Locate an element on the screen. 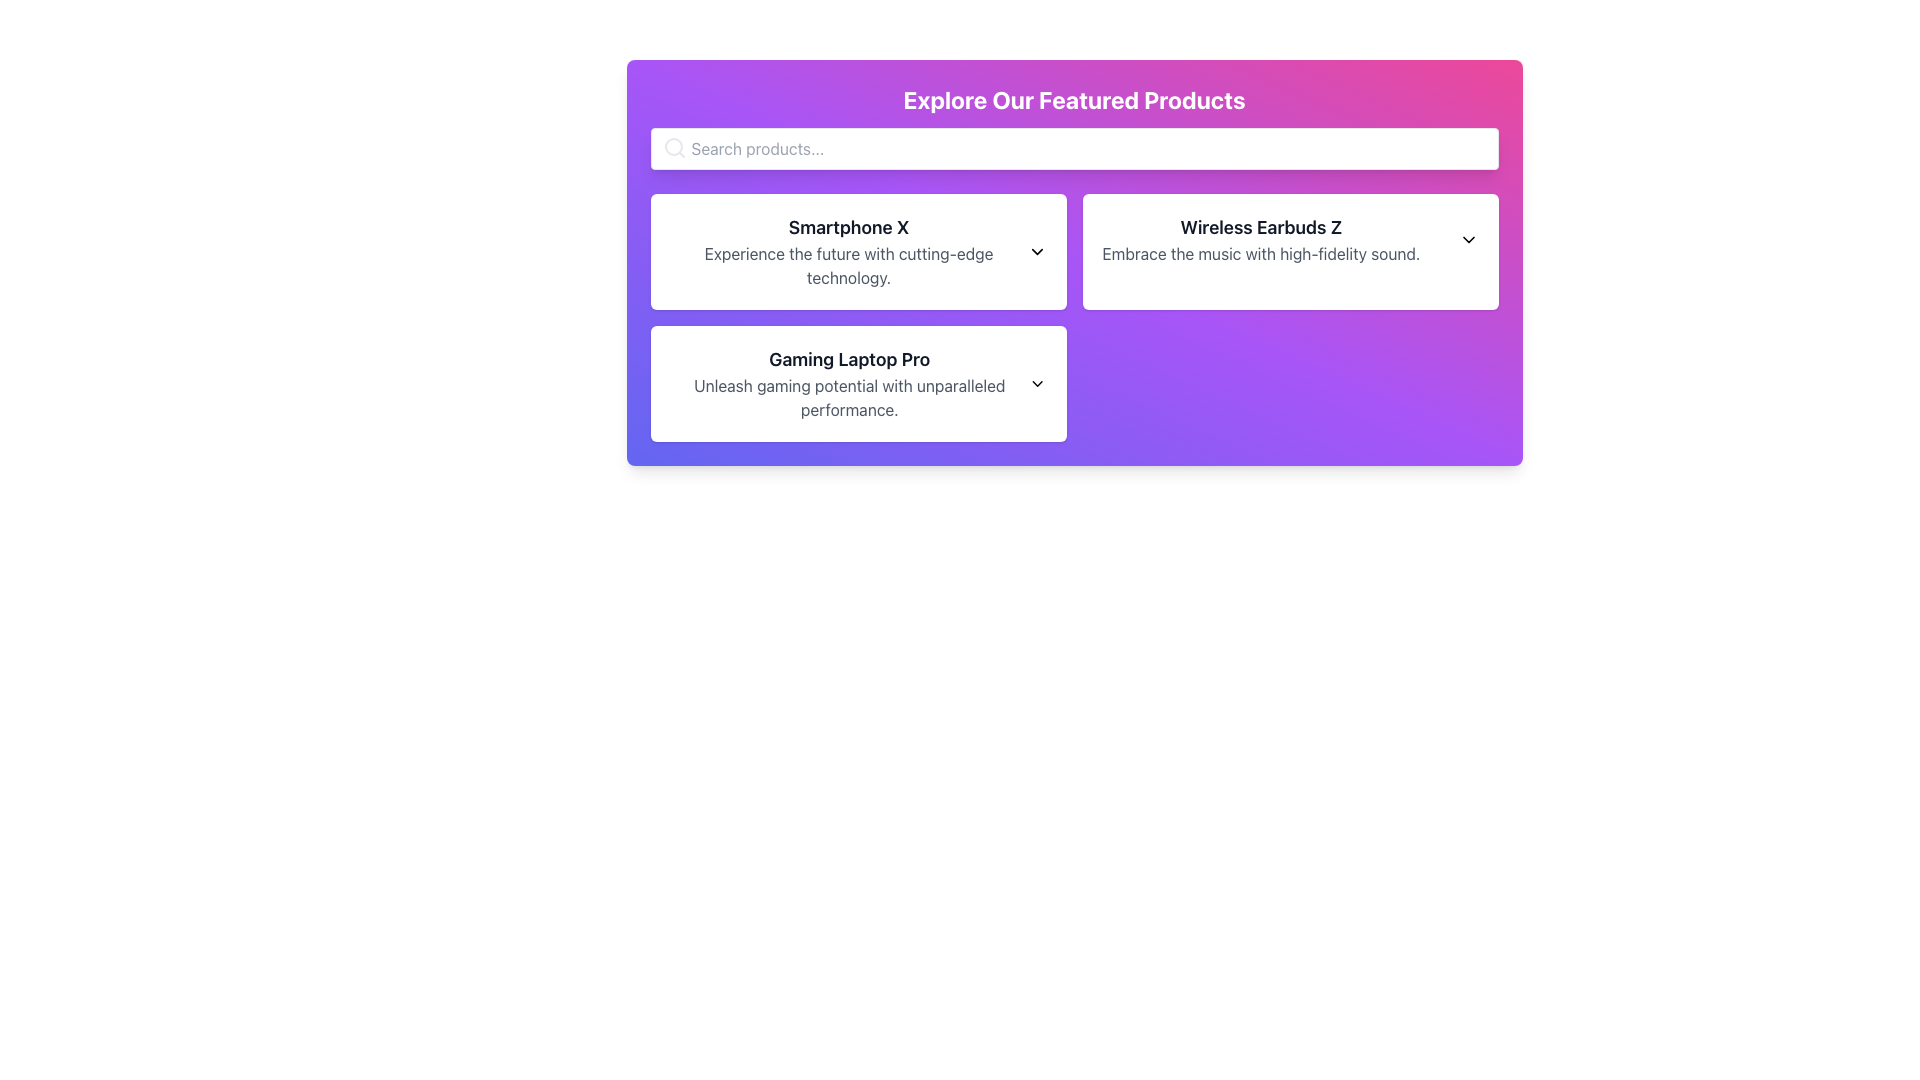 The height and width of the screenshot is (1080, 1920). the product card for 'Smartphone X', which is the first card in the top row of the grid layout is located at coordinates (858, 250).